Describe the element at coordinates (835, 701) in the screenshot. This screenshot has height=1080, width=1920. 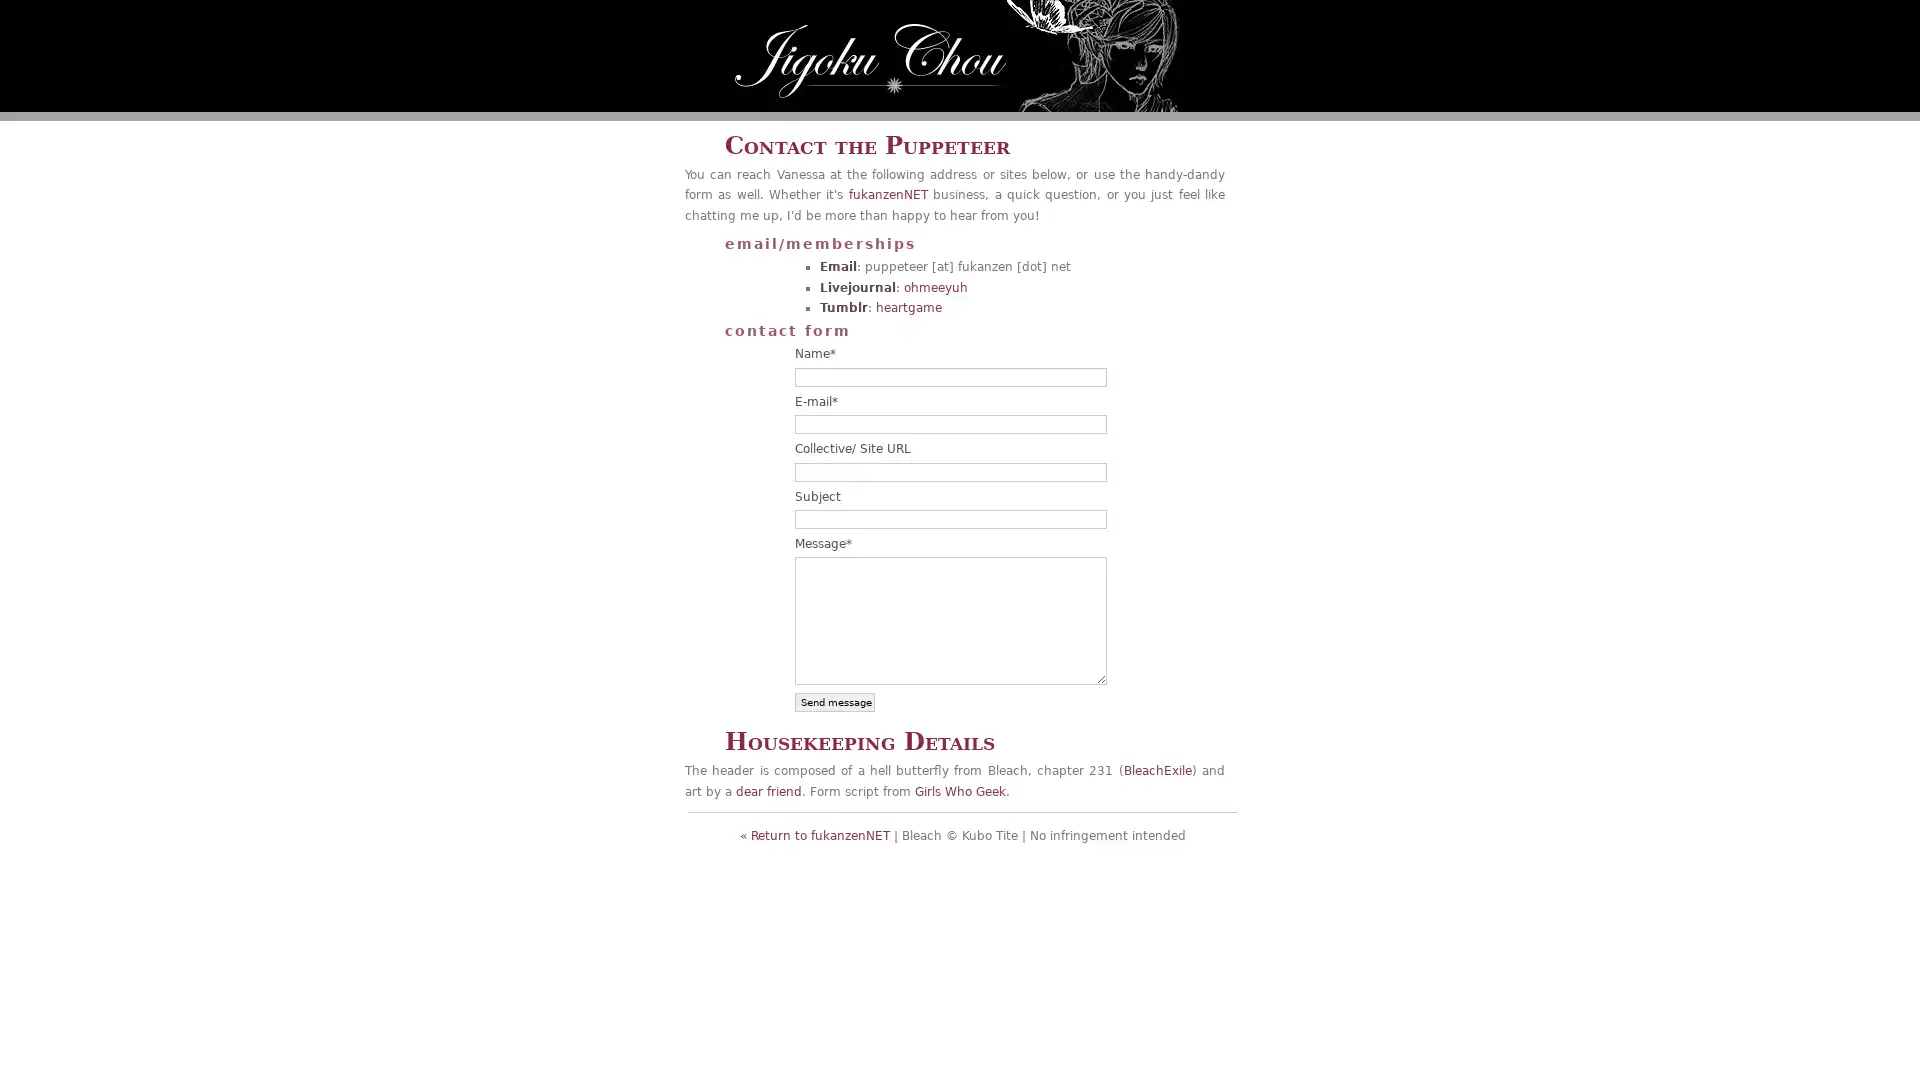
I see `Send message` at that location.